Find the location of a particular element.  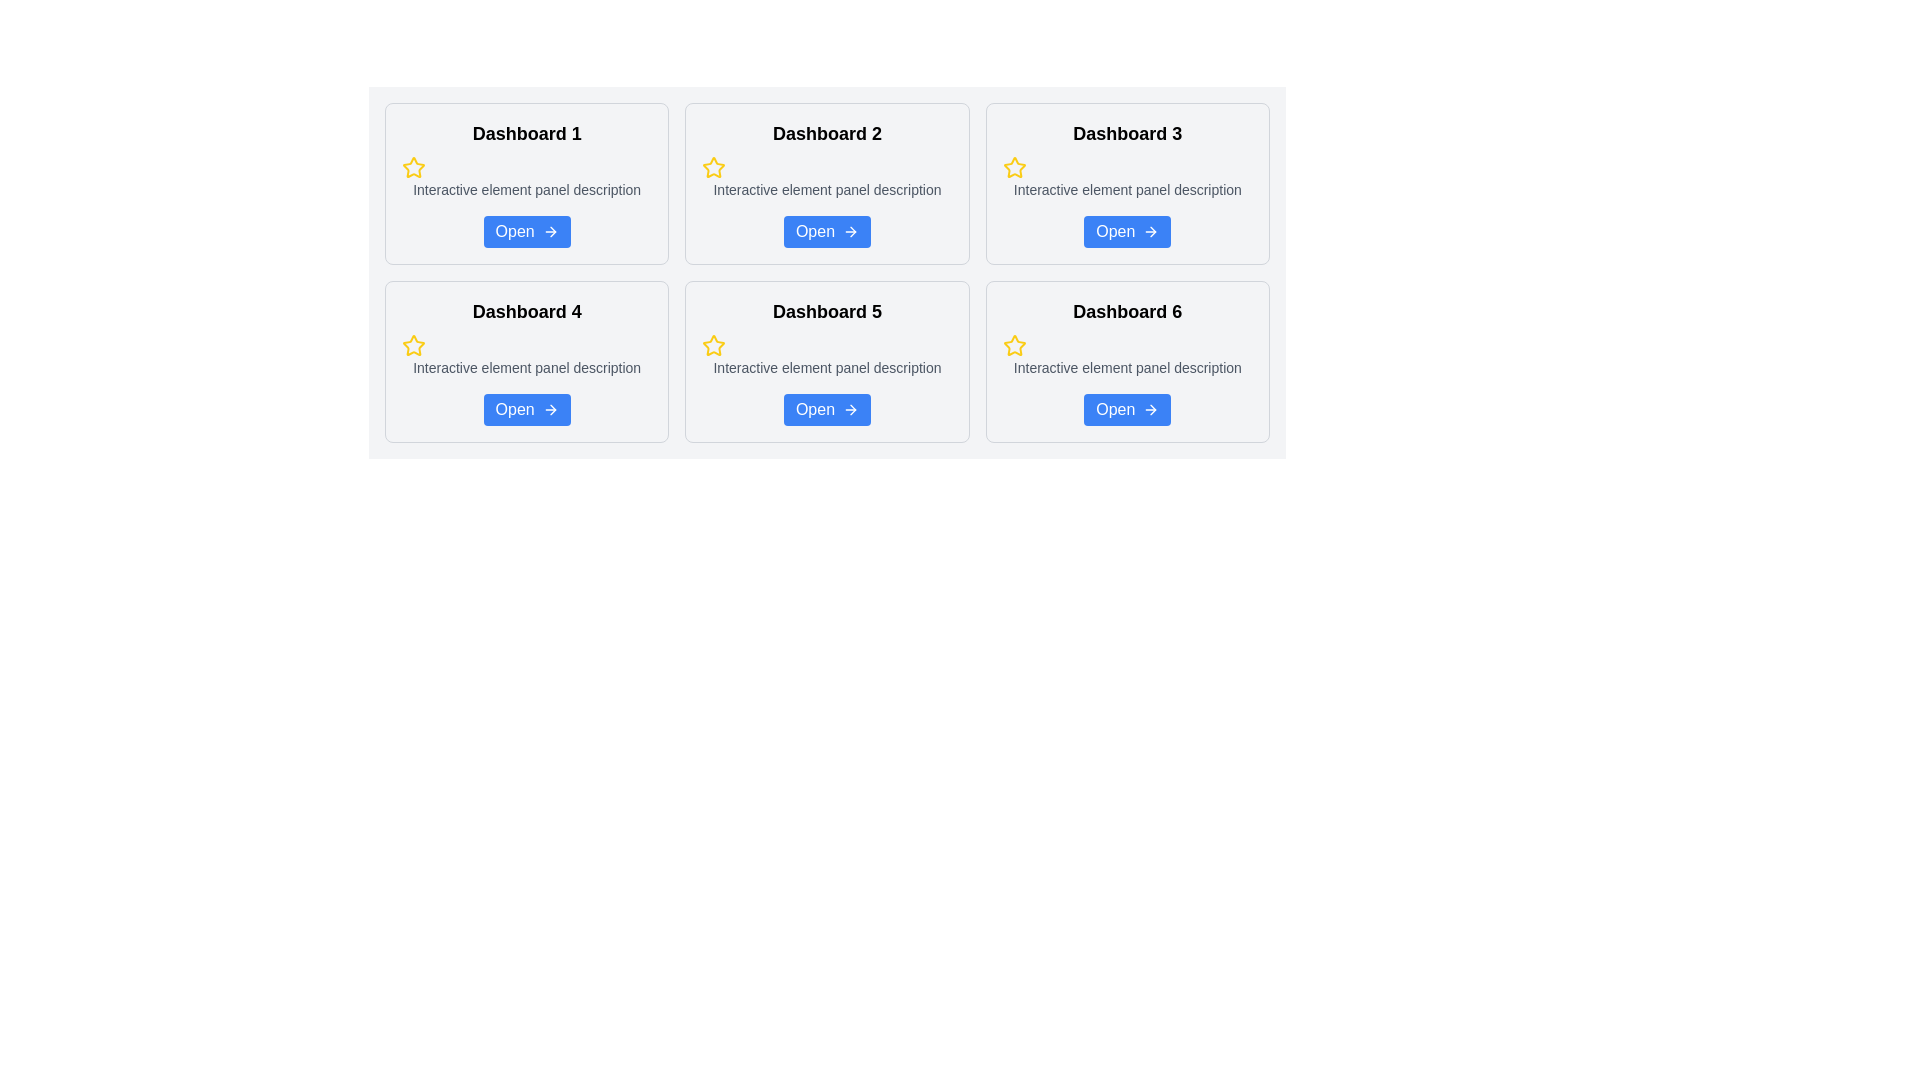

the rightward-pointing arrow icon located within the 'Open' button of the second dashboard panel in the grid layout is located at coordinates (851, 230).